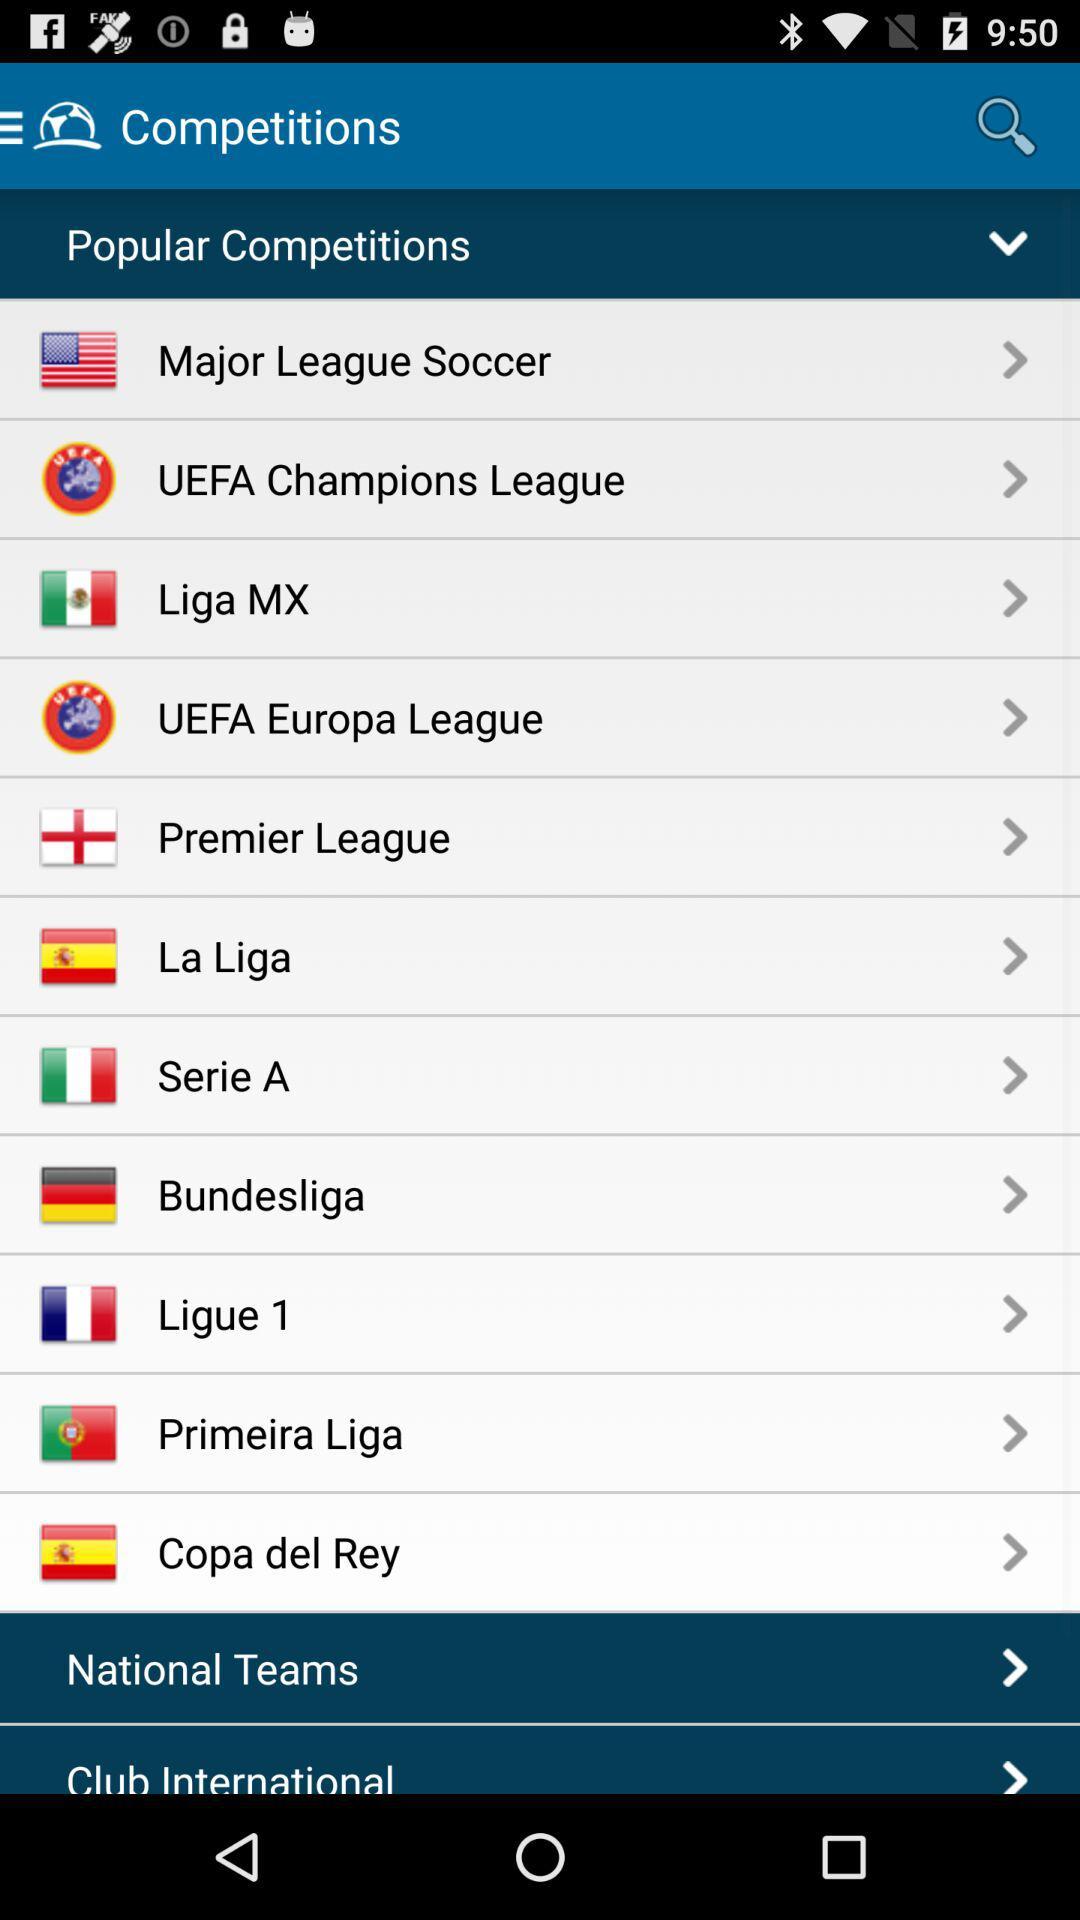 Image resolution: width=1080 pixels, height=1920 pixels. What do you see at coordinates (245, 1772) in the screenshot?
I see `the item below the national teams` at bounding box center [245, 1772].